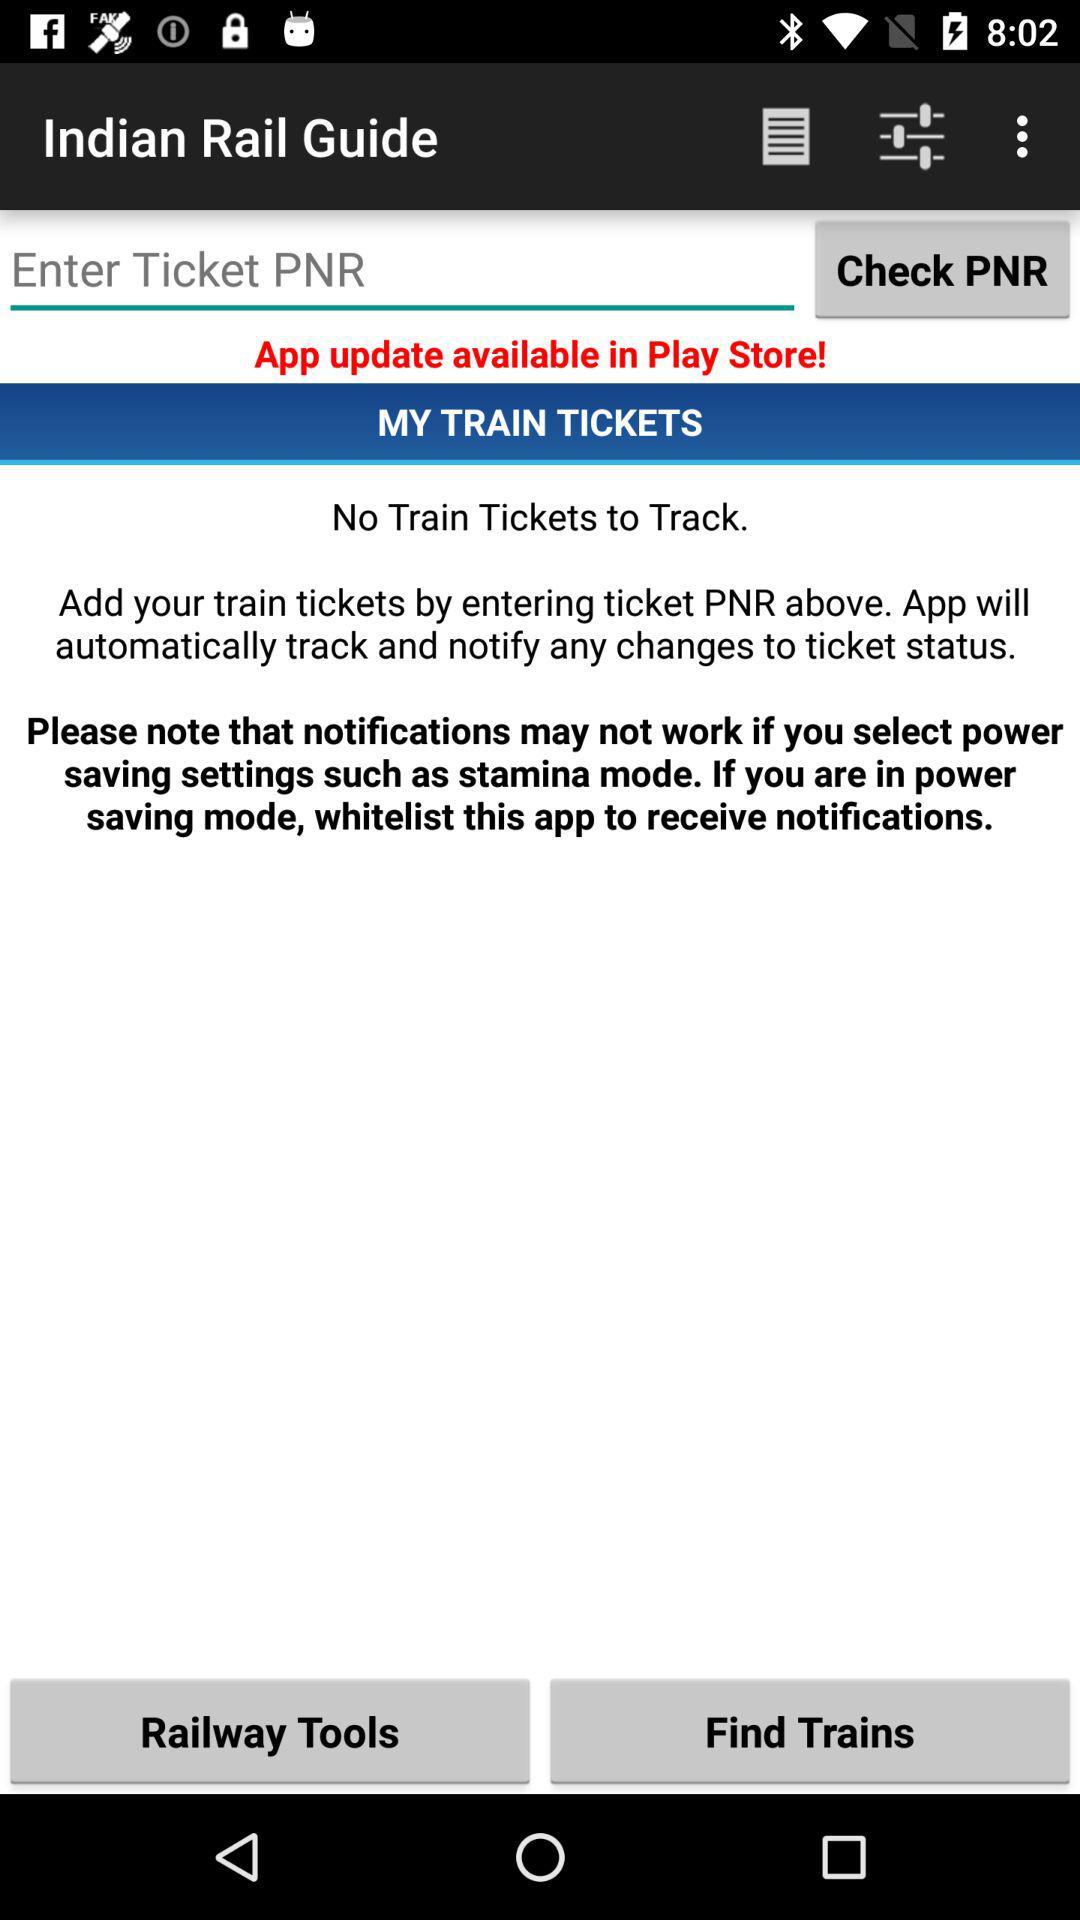  I want to click on item below the no train tickets item, so click(810, 1730).